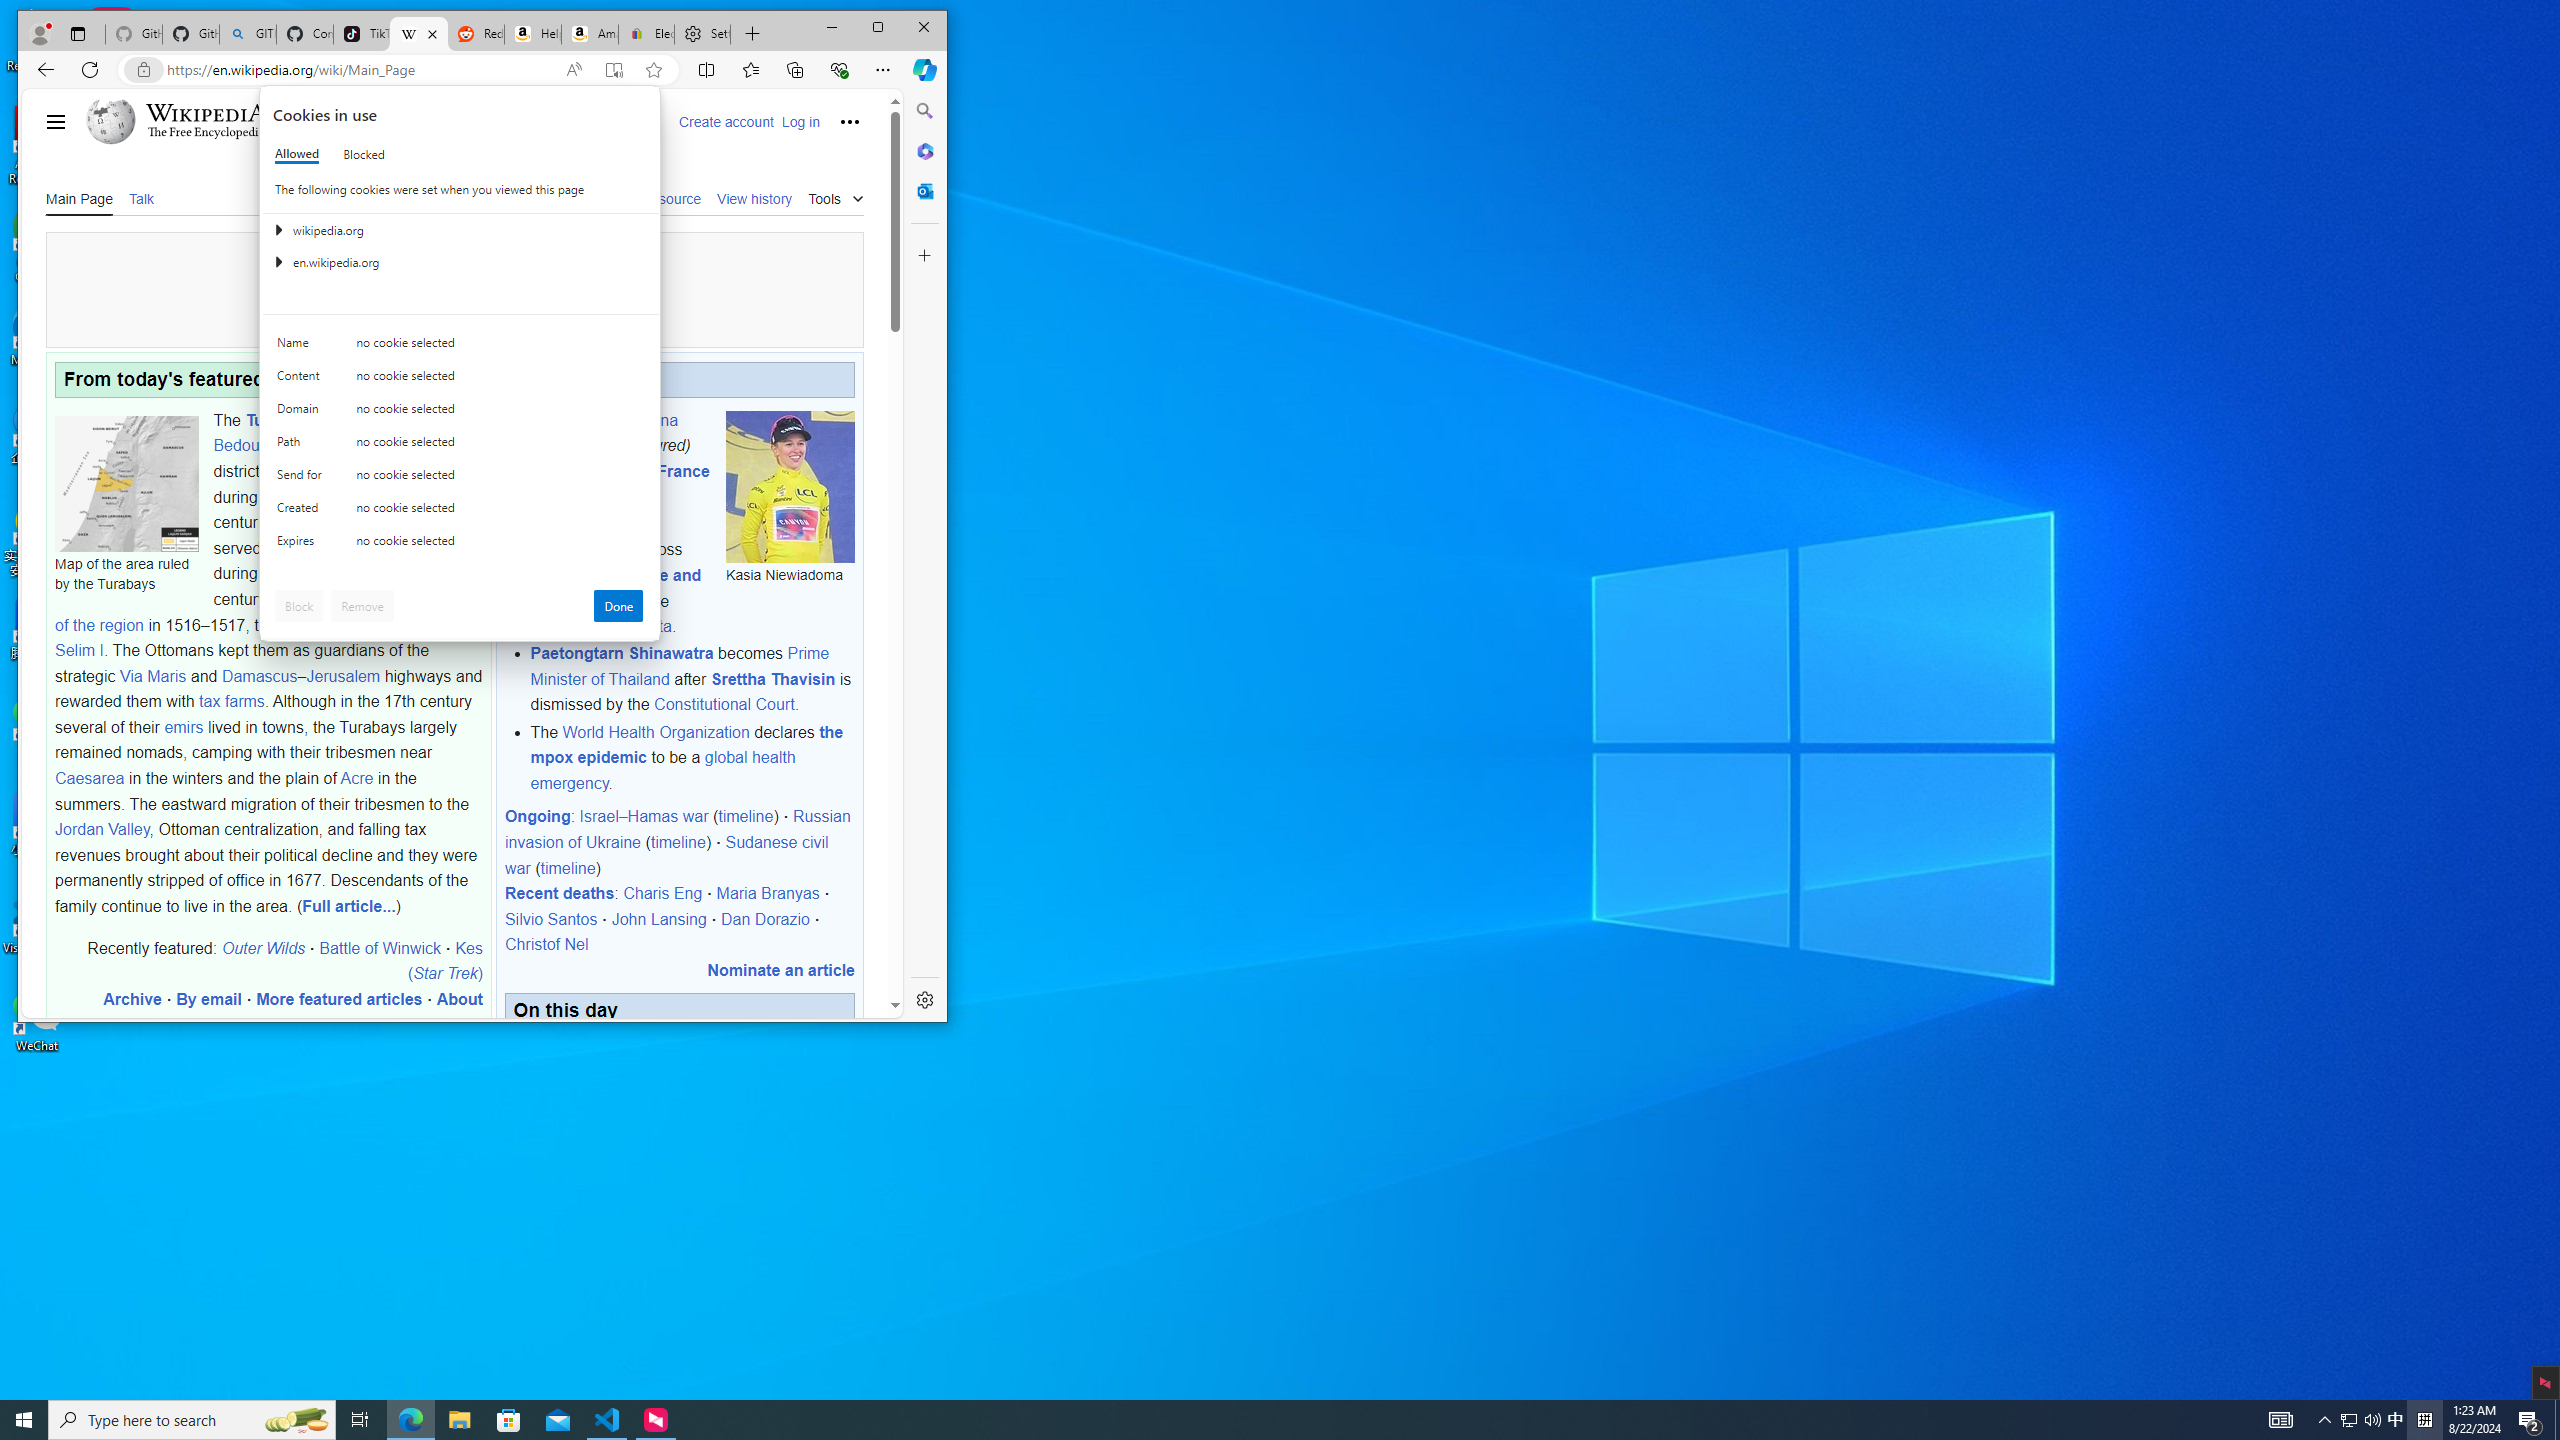 The height and width of the screenshot is (1440, 2560). What do you see at coordinates (358, 1418) in the screenshot?
I see `'Task View'` at bounding box center [358, 1418].